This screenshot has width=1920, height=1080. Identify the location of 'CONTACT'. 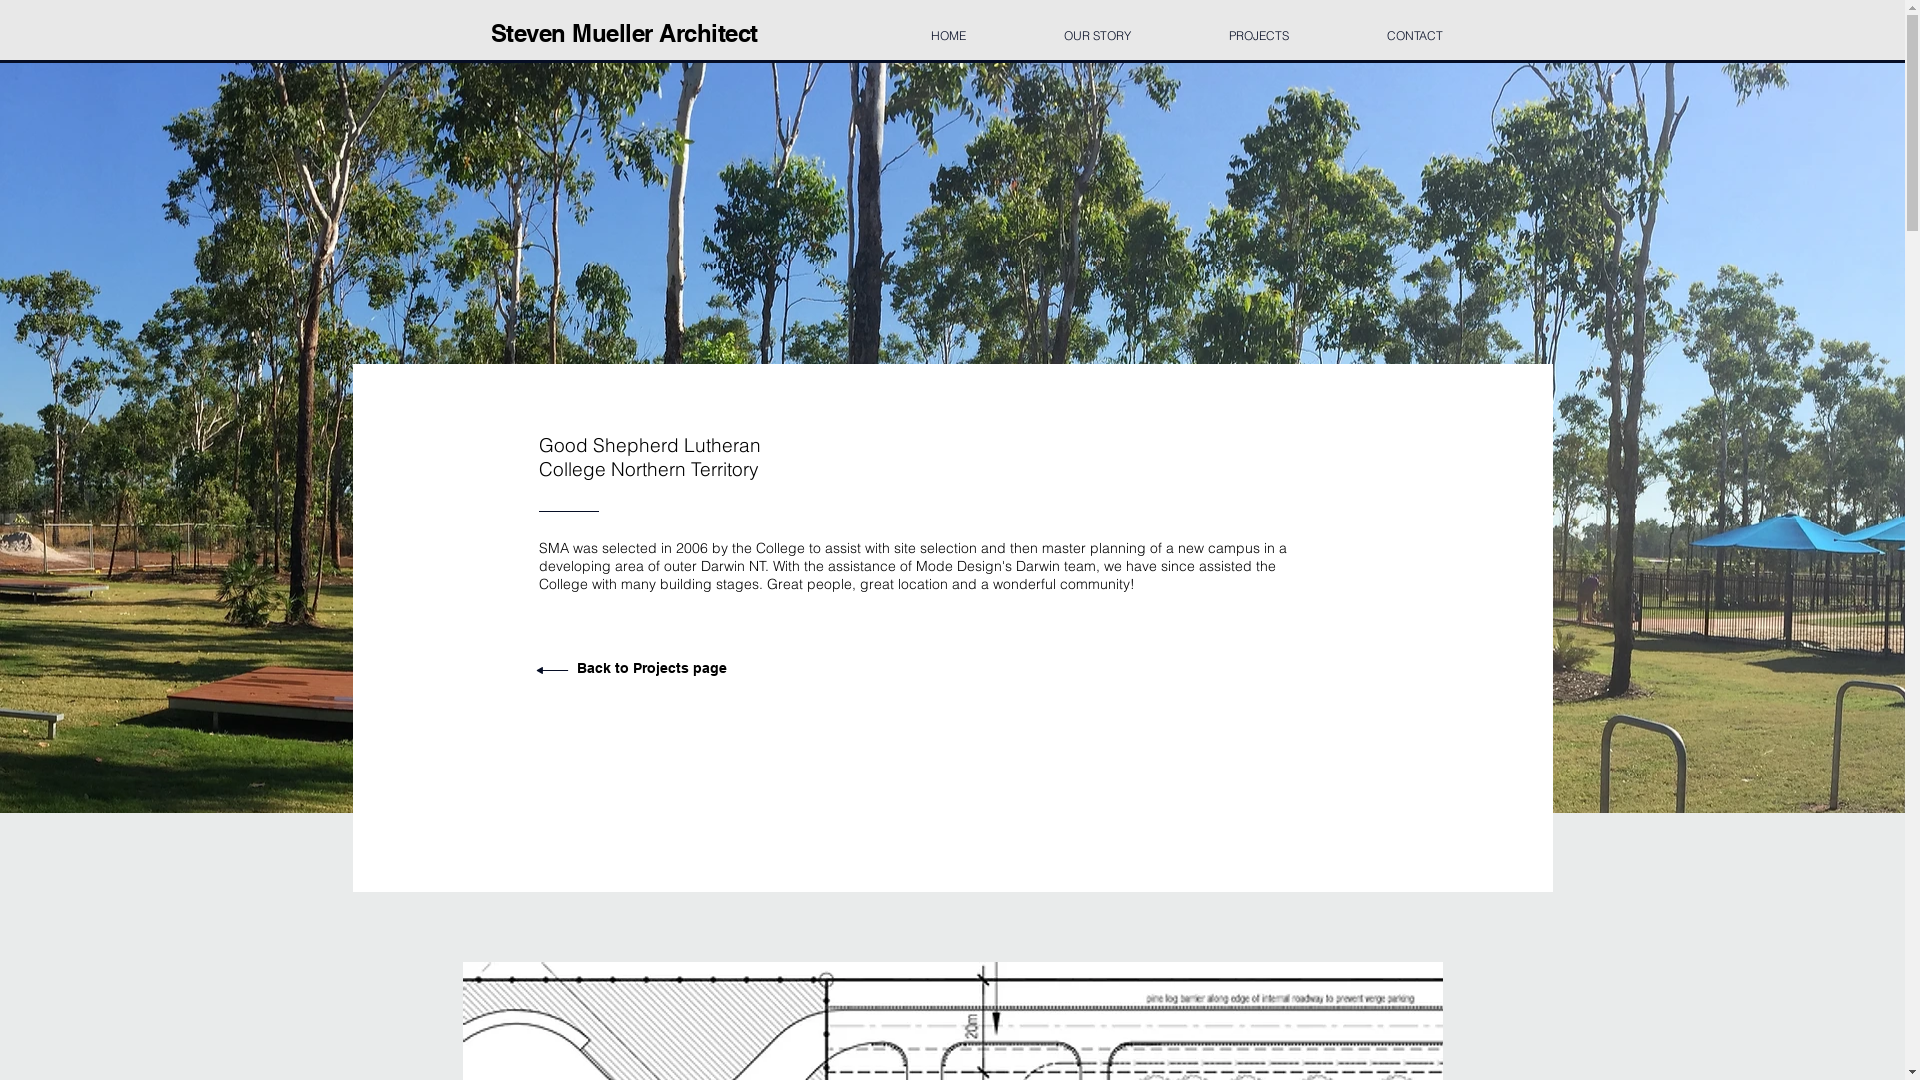
(1414, 27).